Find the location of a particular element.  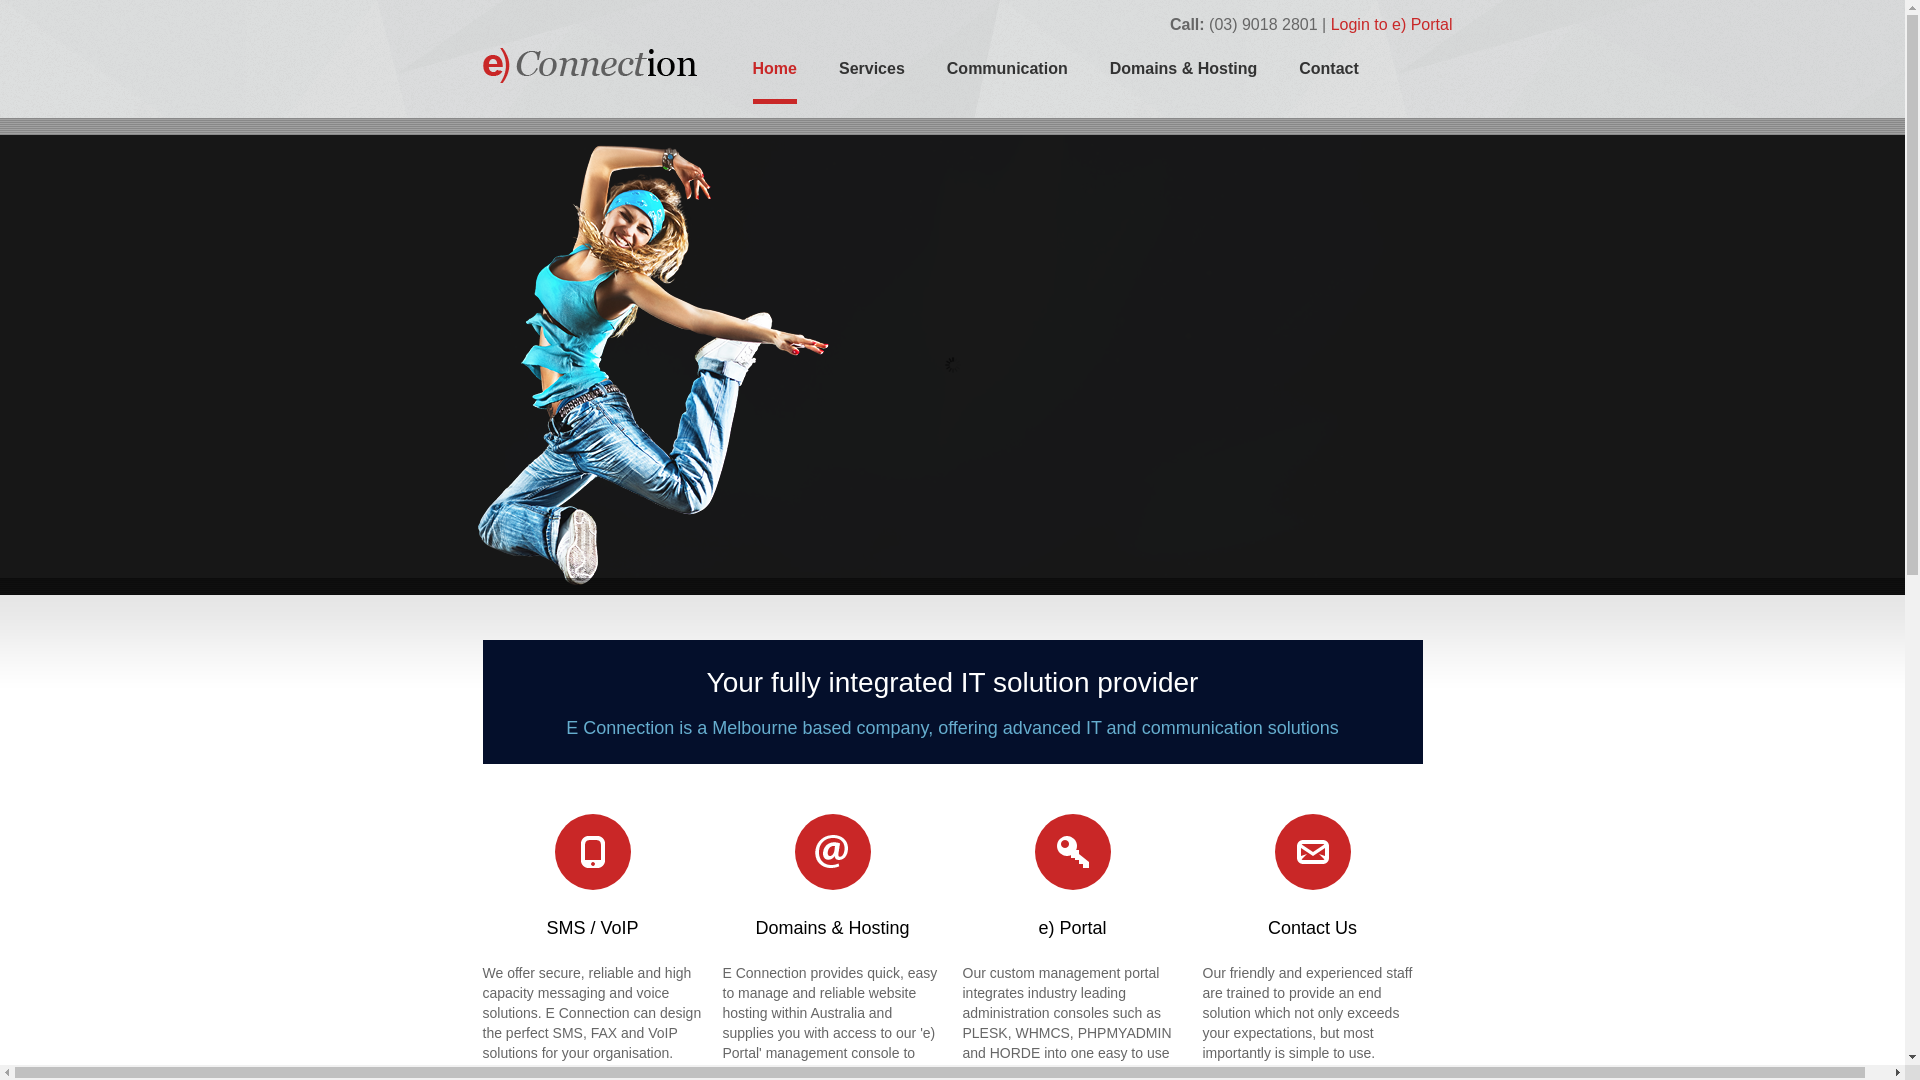

'Domains & Hosting' is located at coordinates (1108, 77).